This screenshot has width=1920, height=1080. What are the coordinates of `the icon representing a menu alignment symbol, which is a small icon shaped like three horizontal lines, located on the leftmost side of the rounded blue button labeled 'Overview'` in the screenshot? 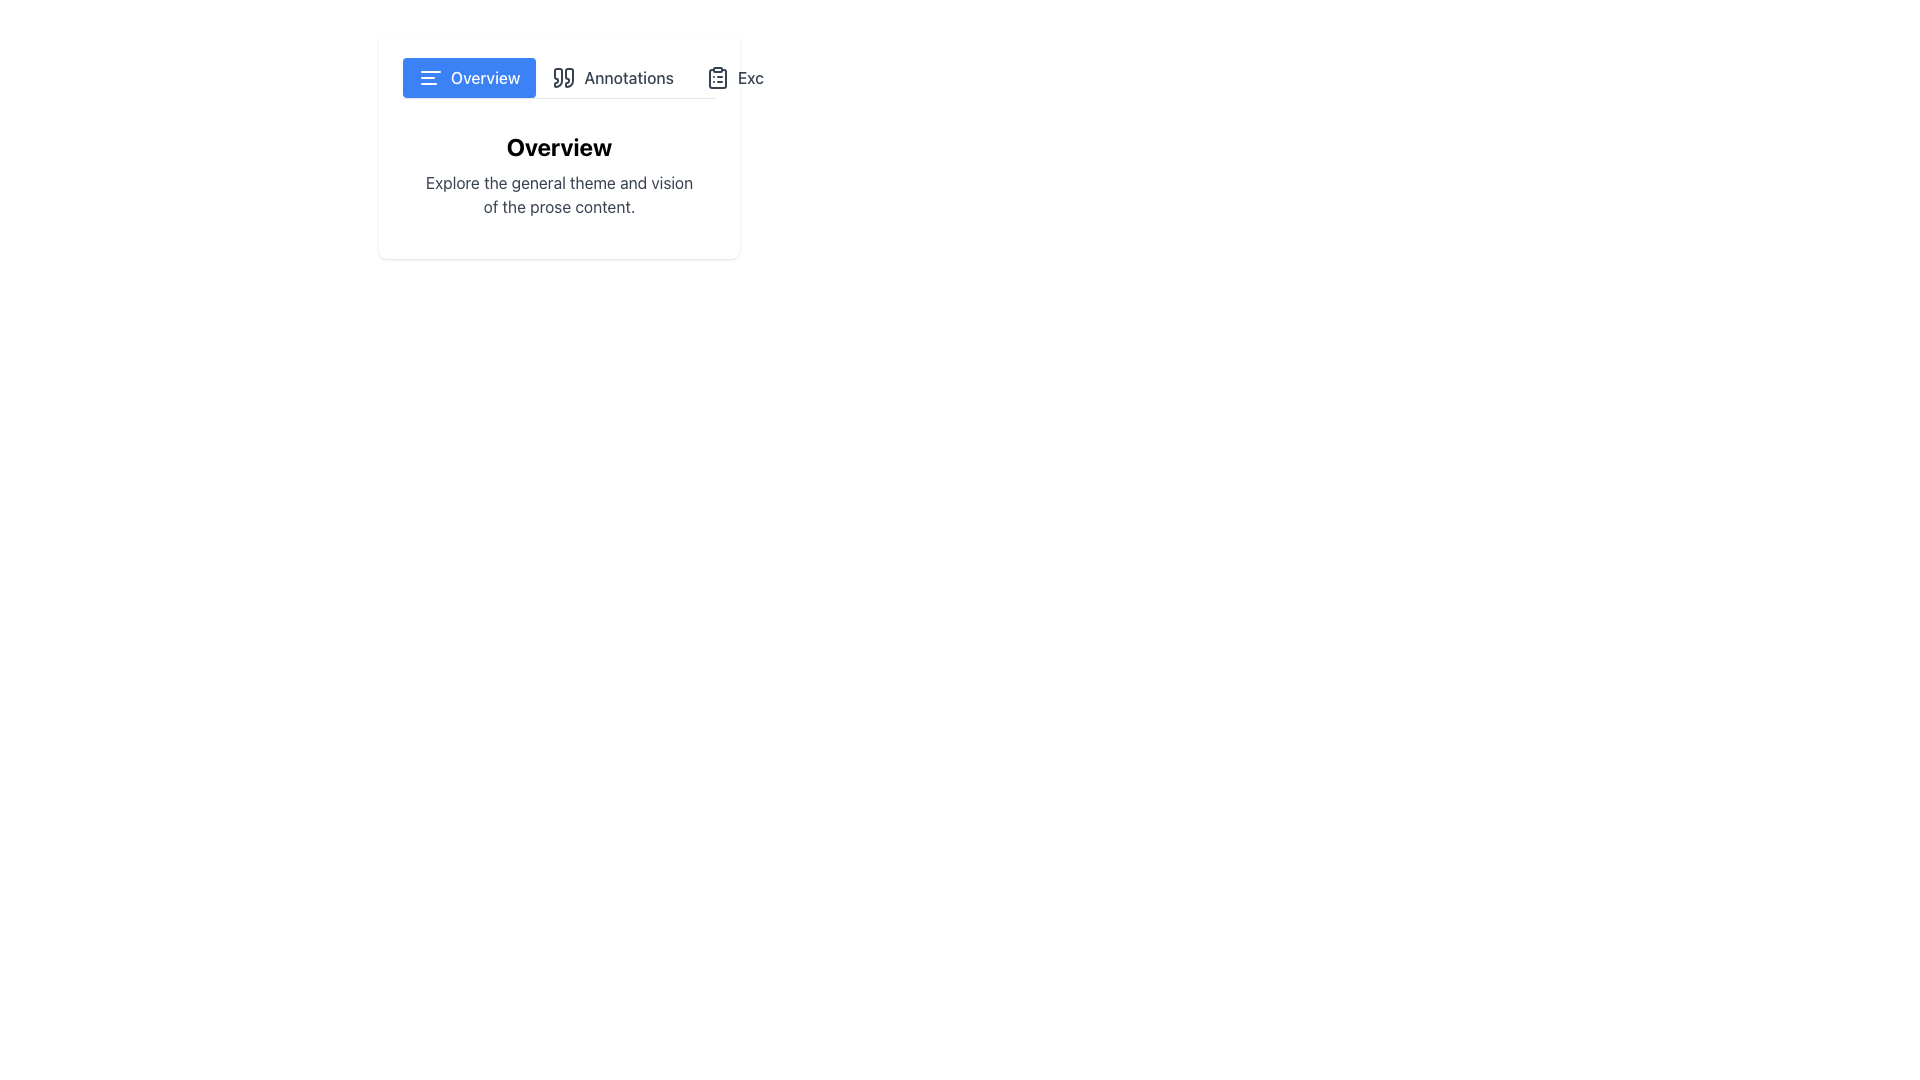 It's located at (430, 76).